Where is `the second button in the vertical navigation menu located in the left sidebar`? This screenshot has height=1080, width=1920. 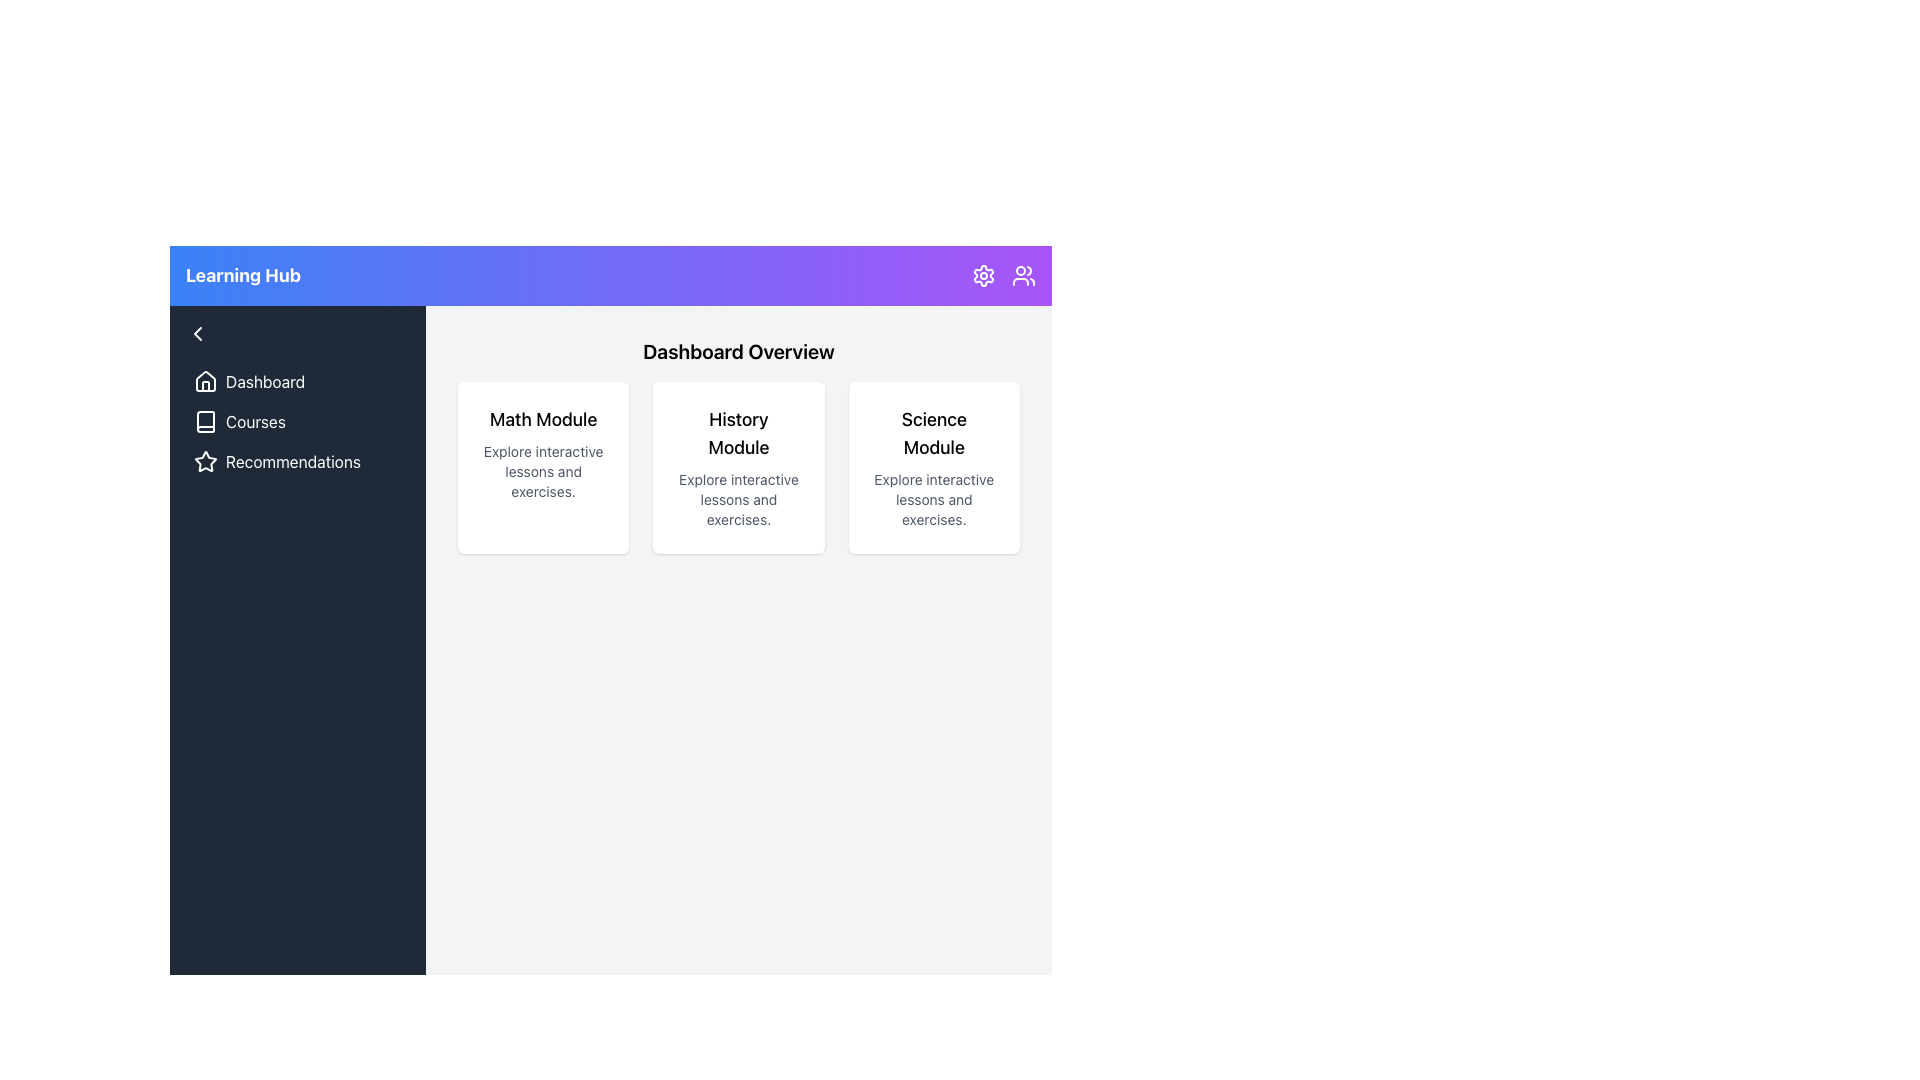 the second button in the vertical navigation menu located in the left sidebar is located at coordinates (296, 420).